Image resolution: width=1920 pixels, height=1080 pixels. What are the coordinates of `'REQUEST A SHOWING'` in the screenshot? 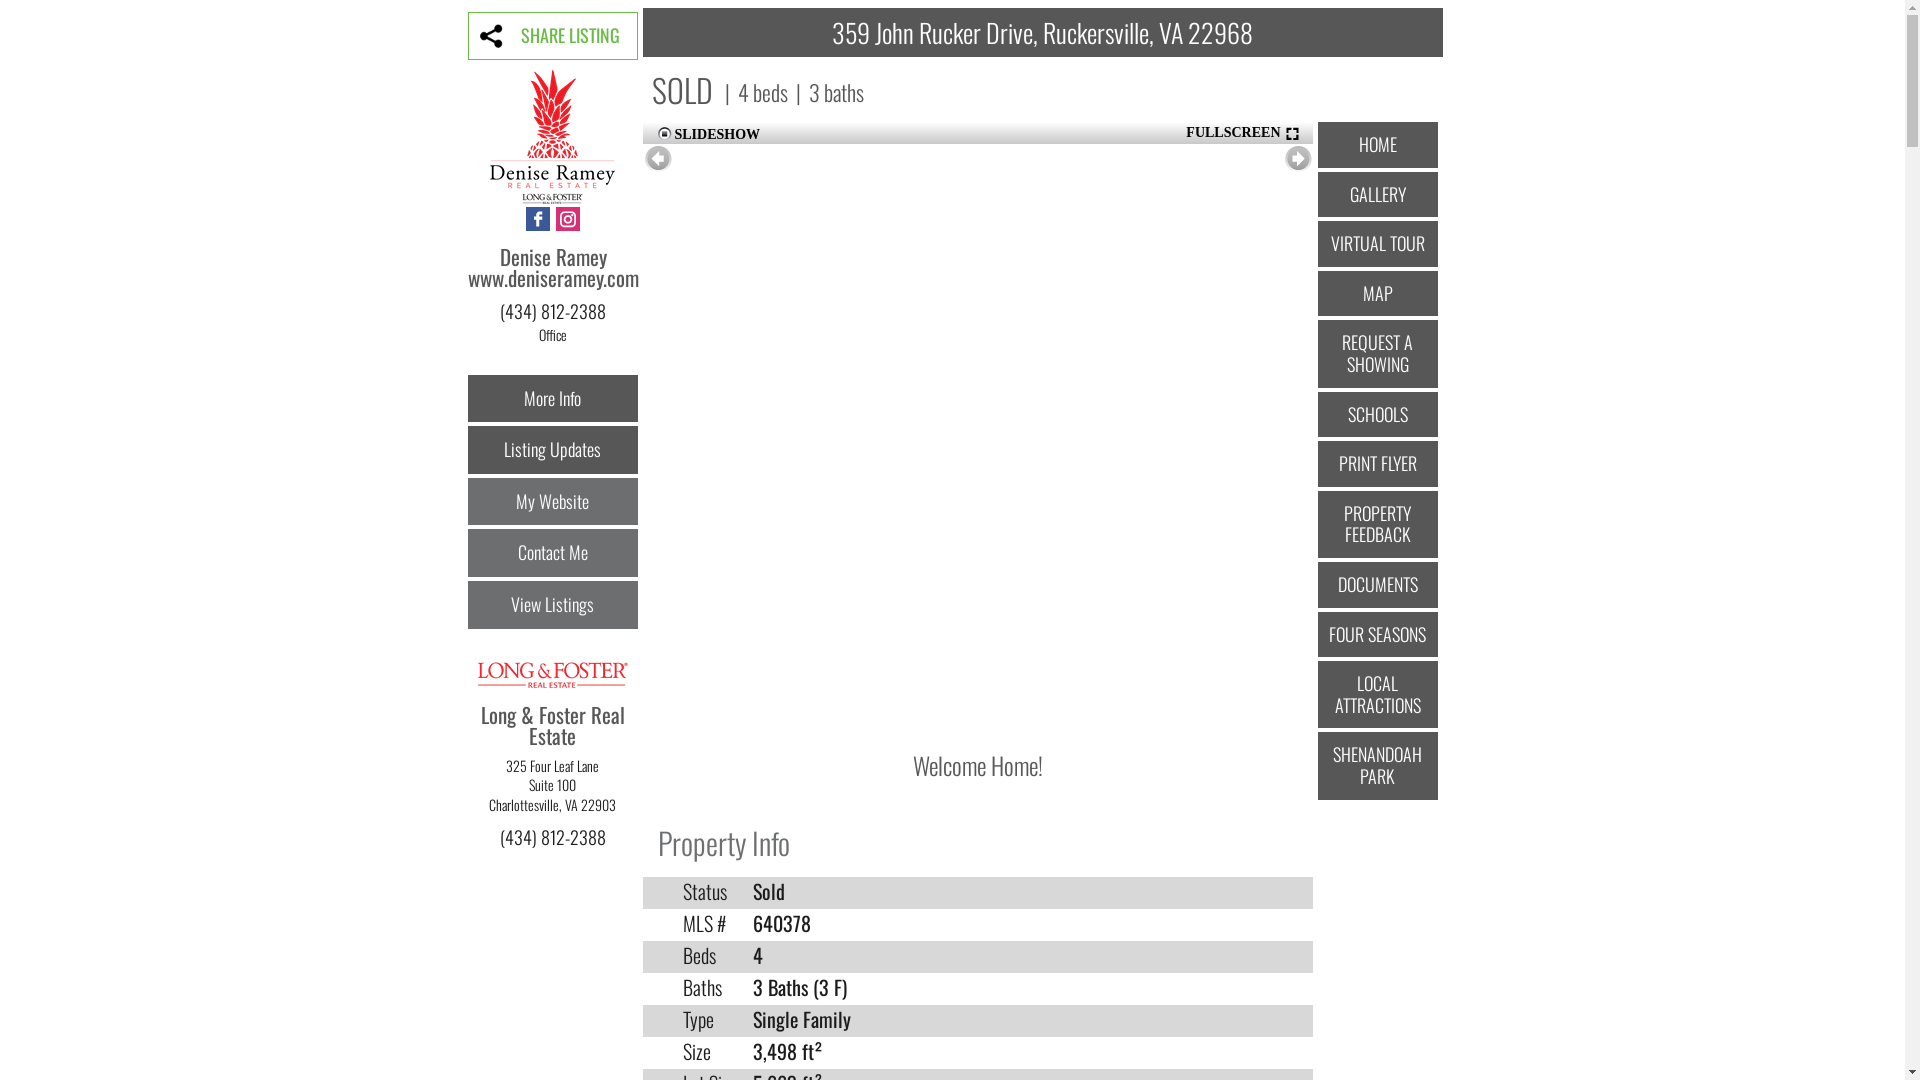 It's located at (1376, 352).